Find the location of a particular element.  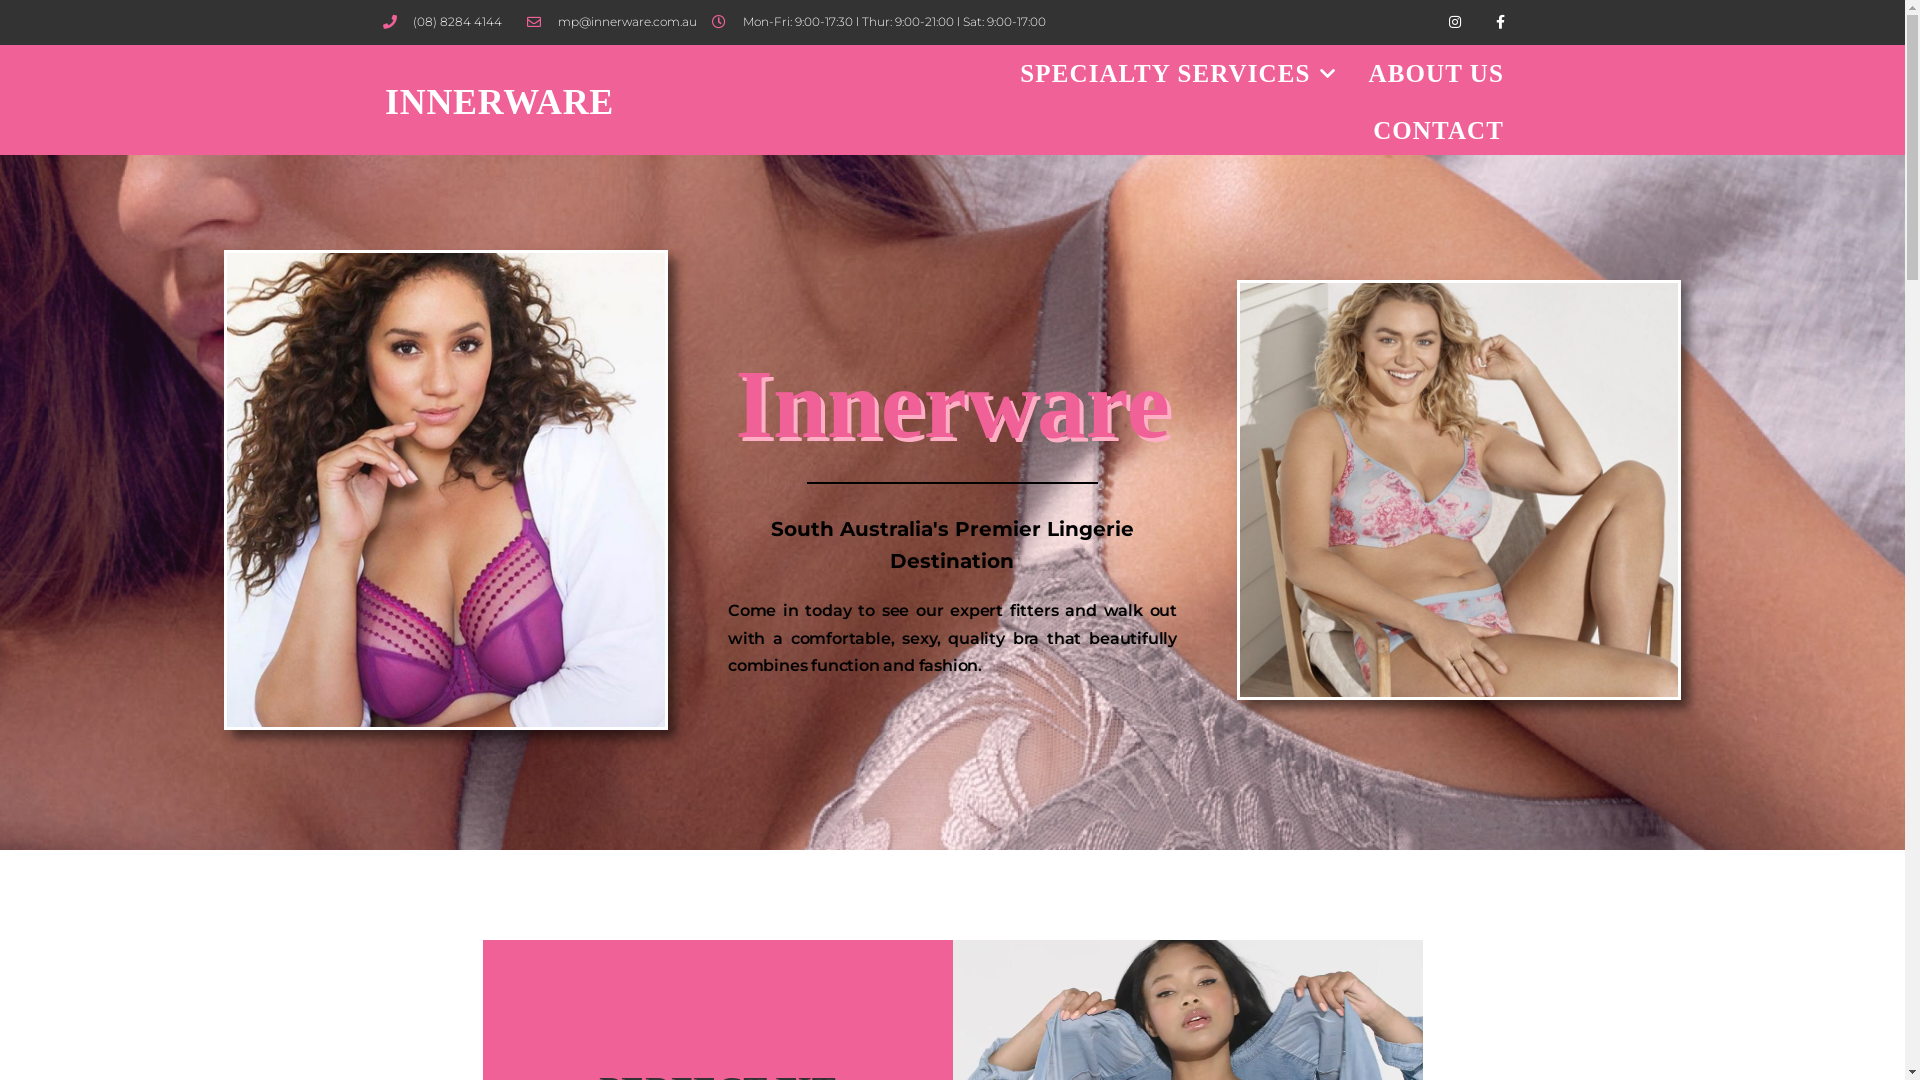

'ABOUT US' is located at coordinates (1353, 72).